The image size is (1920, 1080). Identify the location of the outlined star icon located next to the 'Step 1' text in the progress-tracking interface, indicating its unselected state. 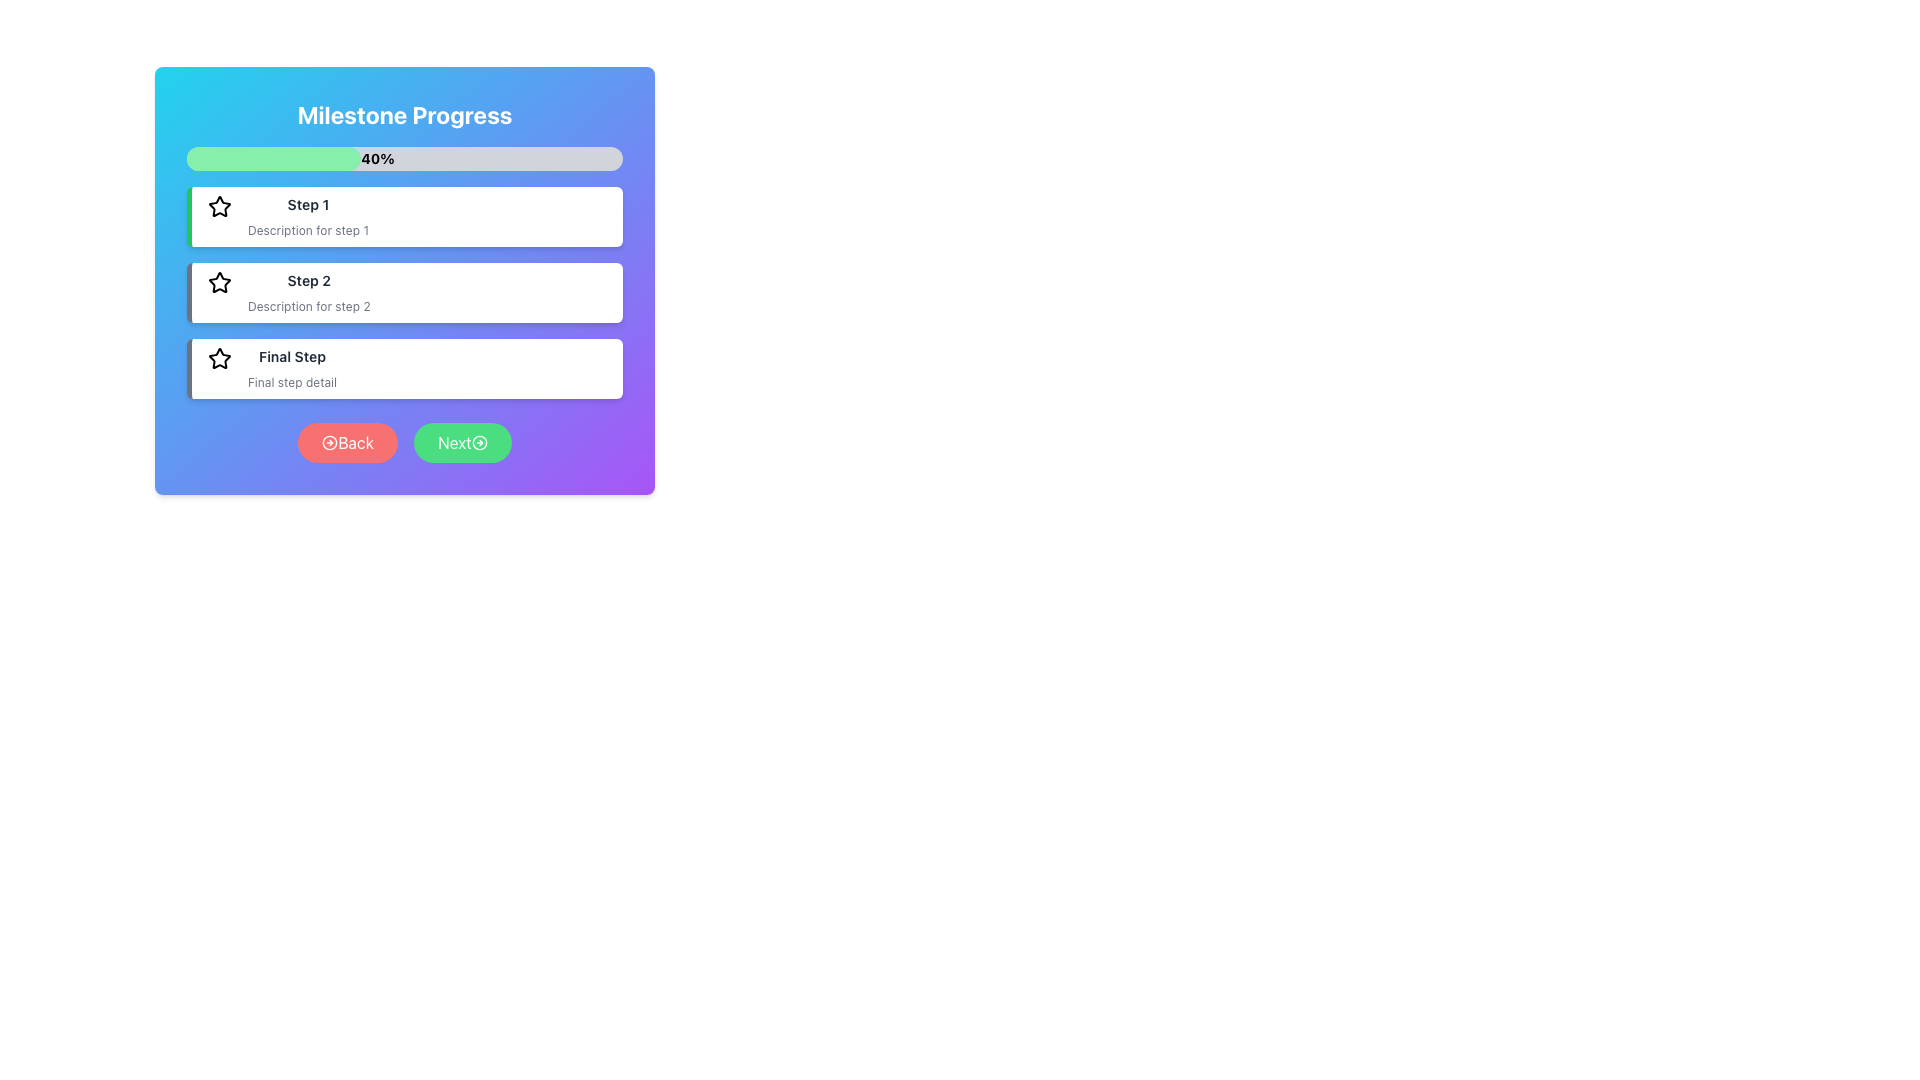
(220, 206).